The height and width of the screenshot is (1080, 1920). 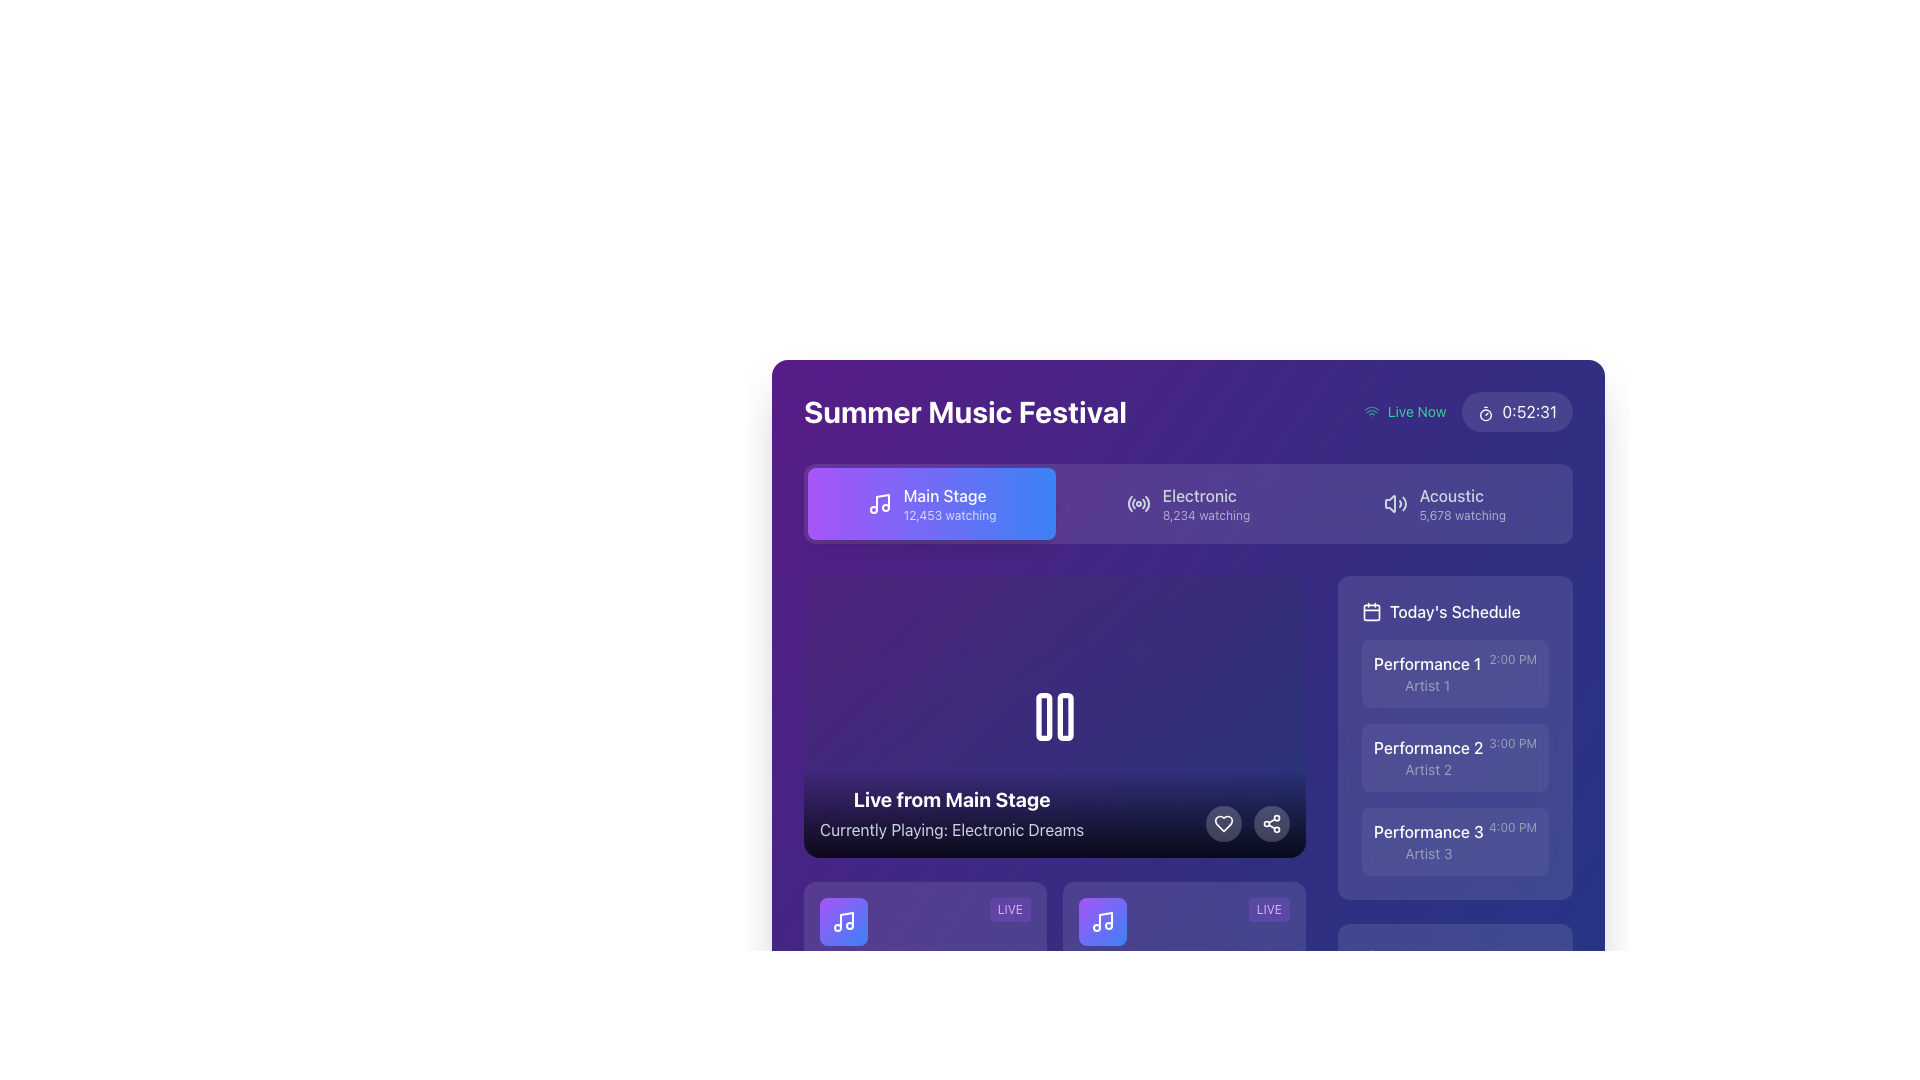 I want to click on text label that serves as a title for a scheduled performance, located at the top of the 'Today's Schedule' section, directly above the text displaying 'Artist 1', so click(x=1426, y=663).